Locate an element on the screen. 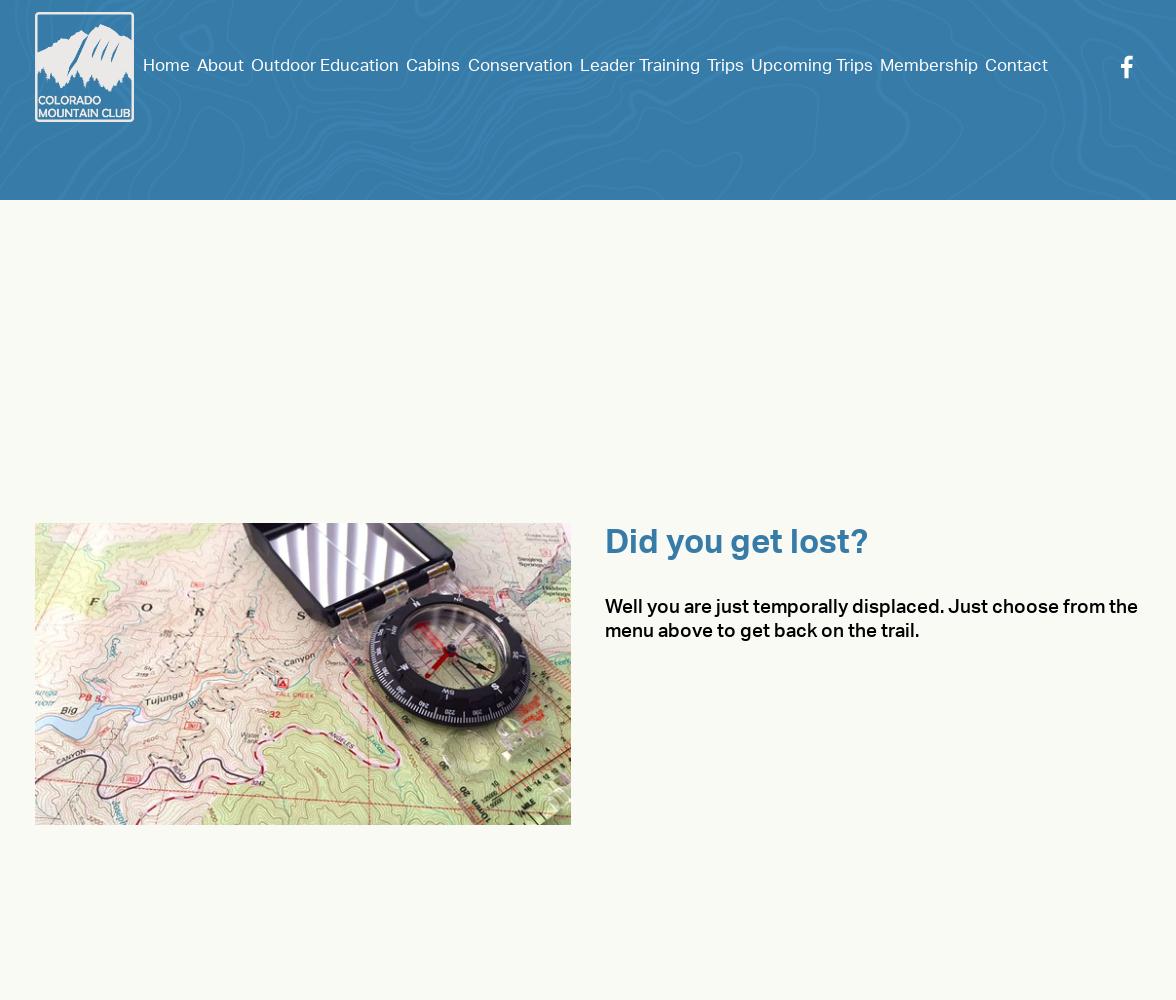 The height and width of the screenshot is (1000, 1176). 'Upcoming Trips' is located at coordinates (810, 64).